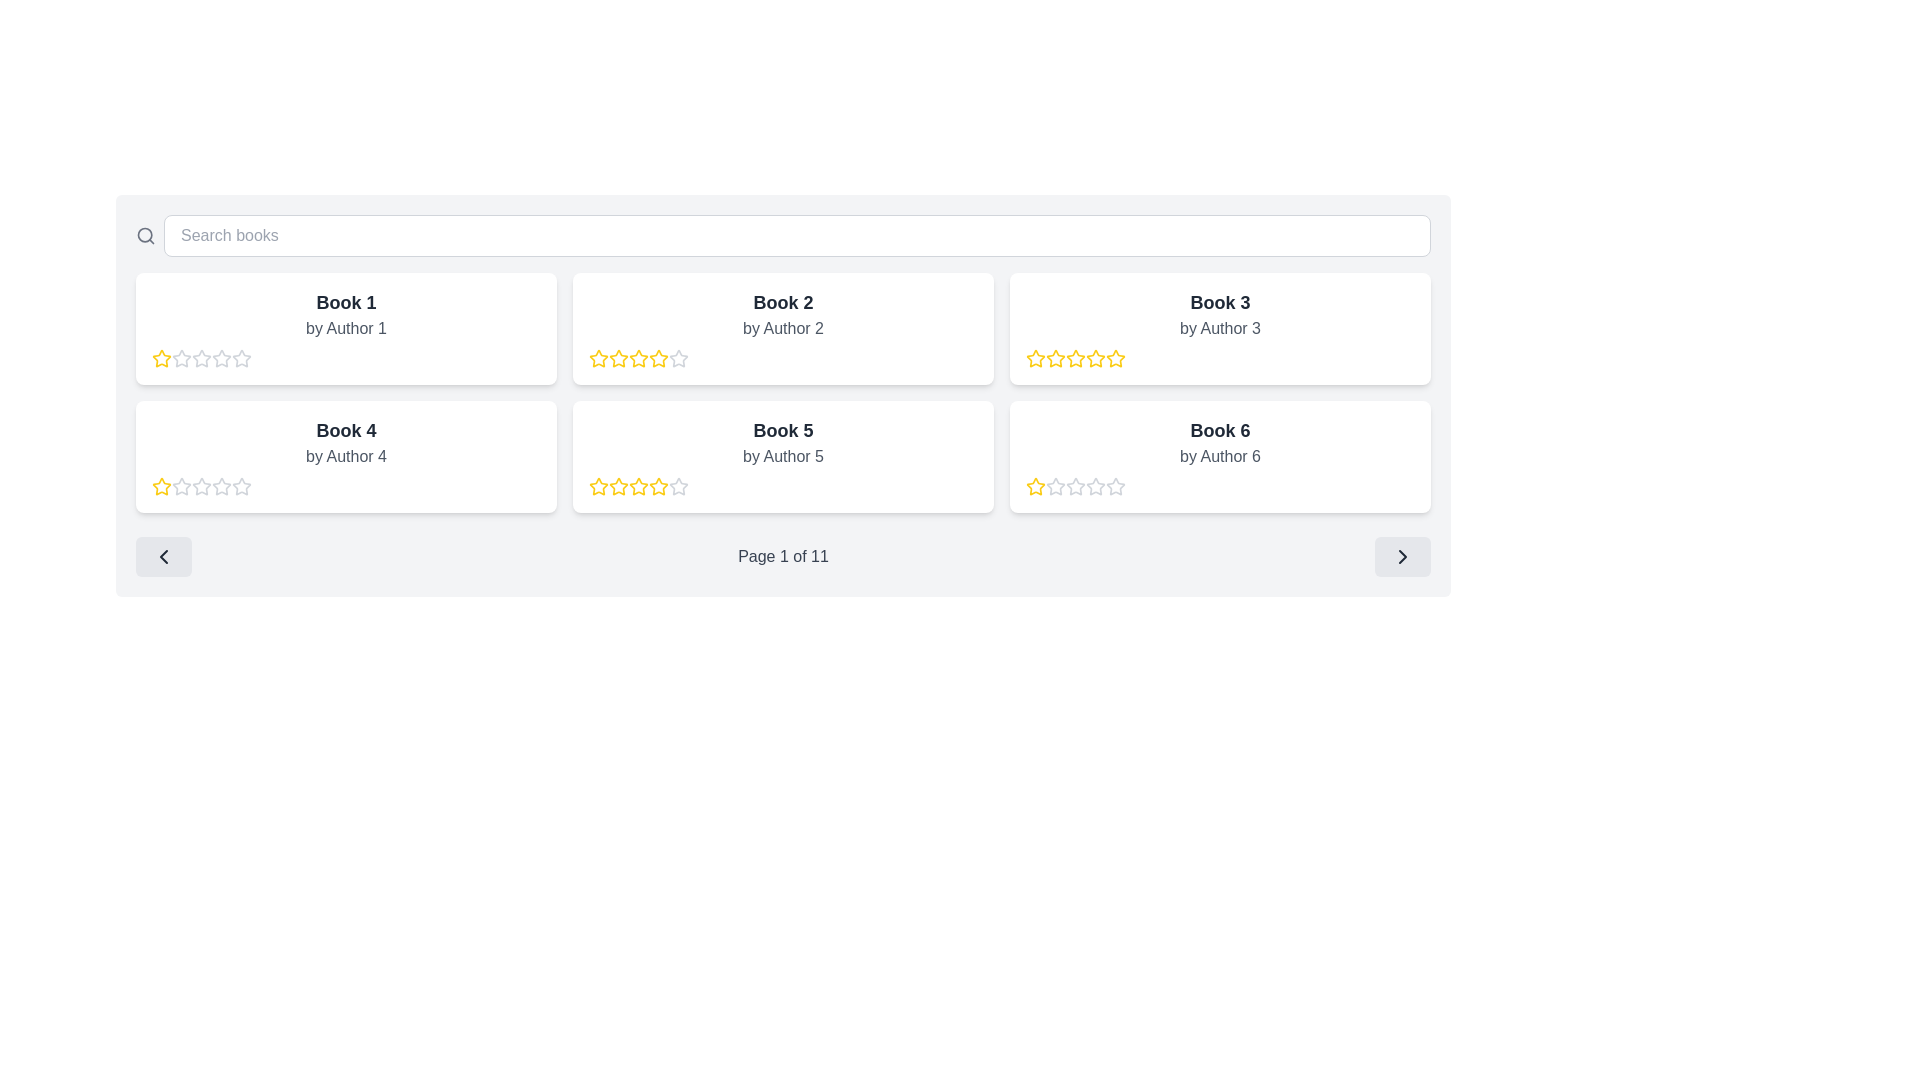 The width and height of the screenshot is (1920, 1080). Describe the element at coordinates (1035, 486) in the screenshot. I see `the first star-shaped rating icon with a yellow outline and hollow center located below Book 6 by Author 6 to rate it` at that location.